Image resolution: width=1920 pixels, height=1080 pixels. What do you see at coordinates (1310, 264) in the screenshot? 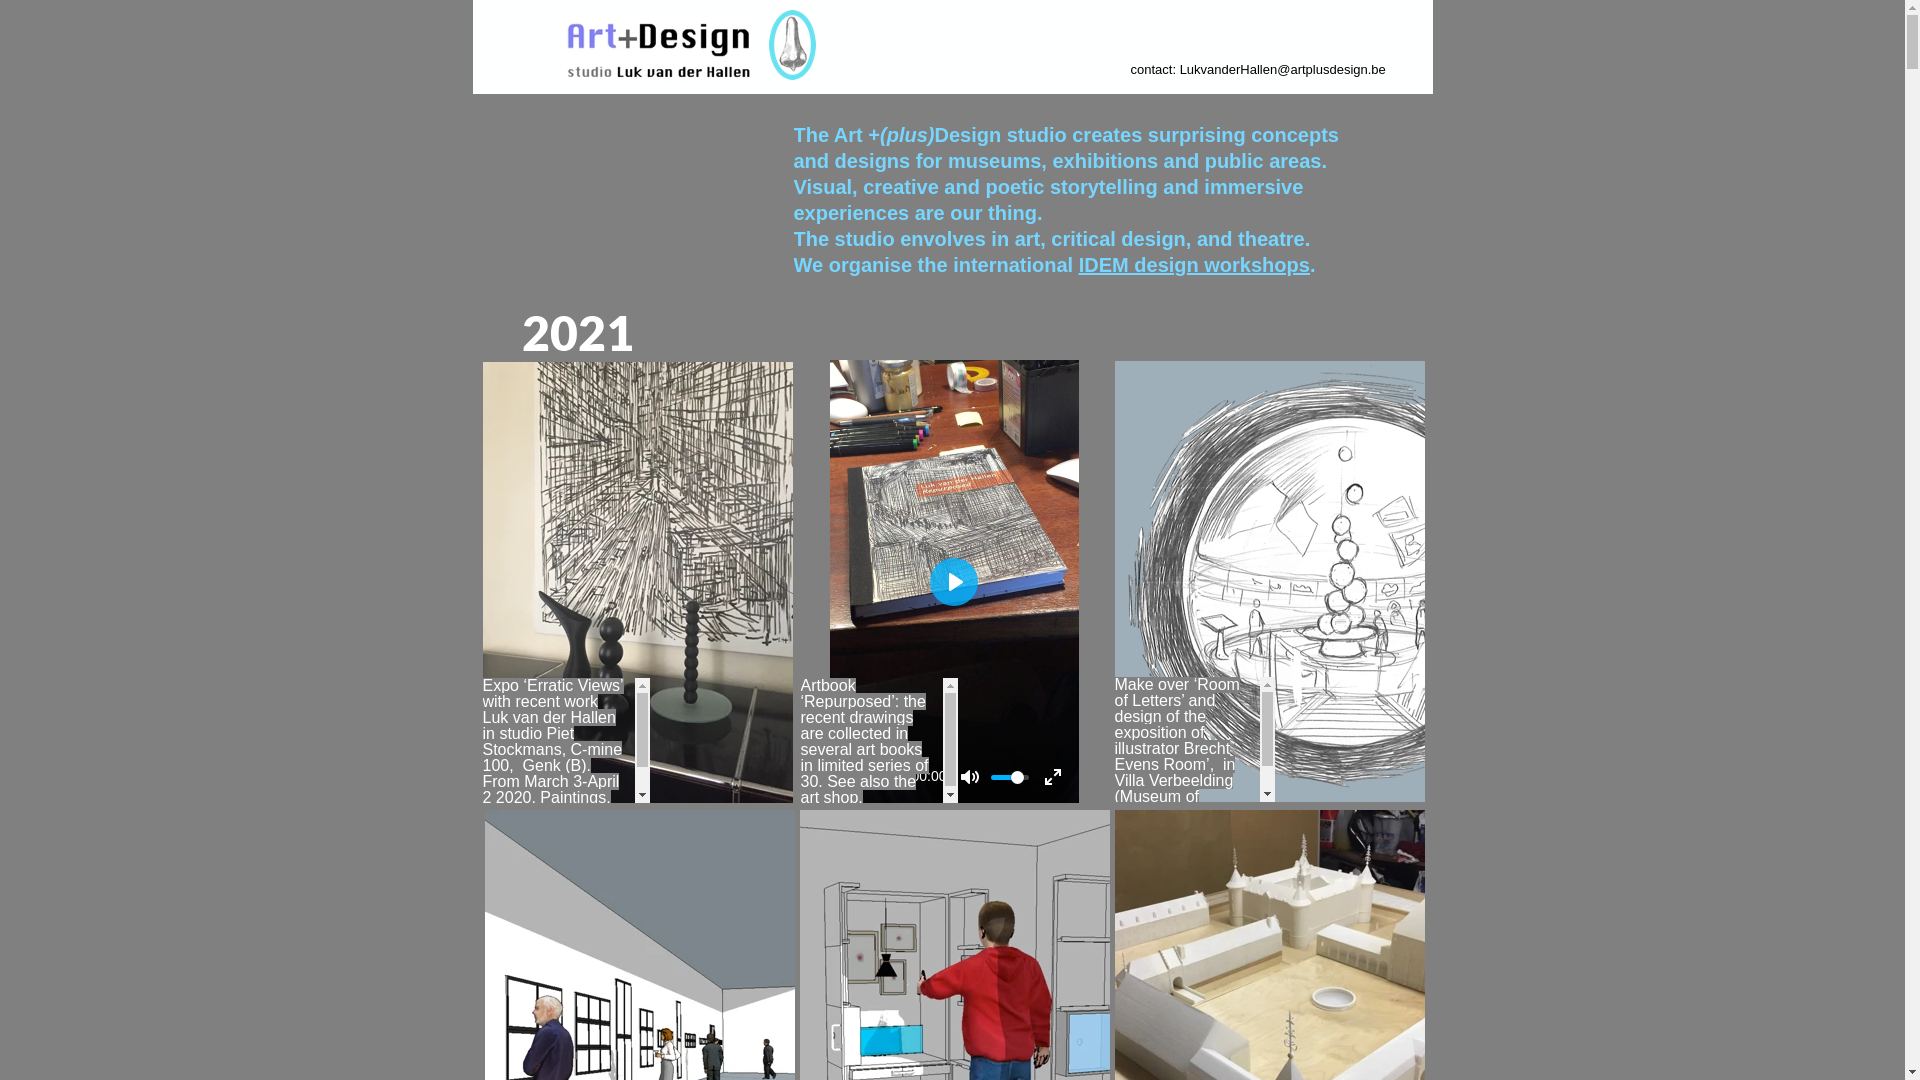
I see `'.'` at bounding box center [1310, 264].